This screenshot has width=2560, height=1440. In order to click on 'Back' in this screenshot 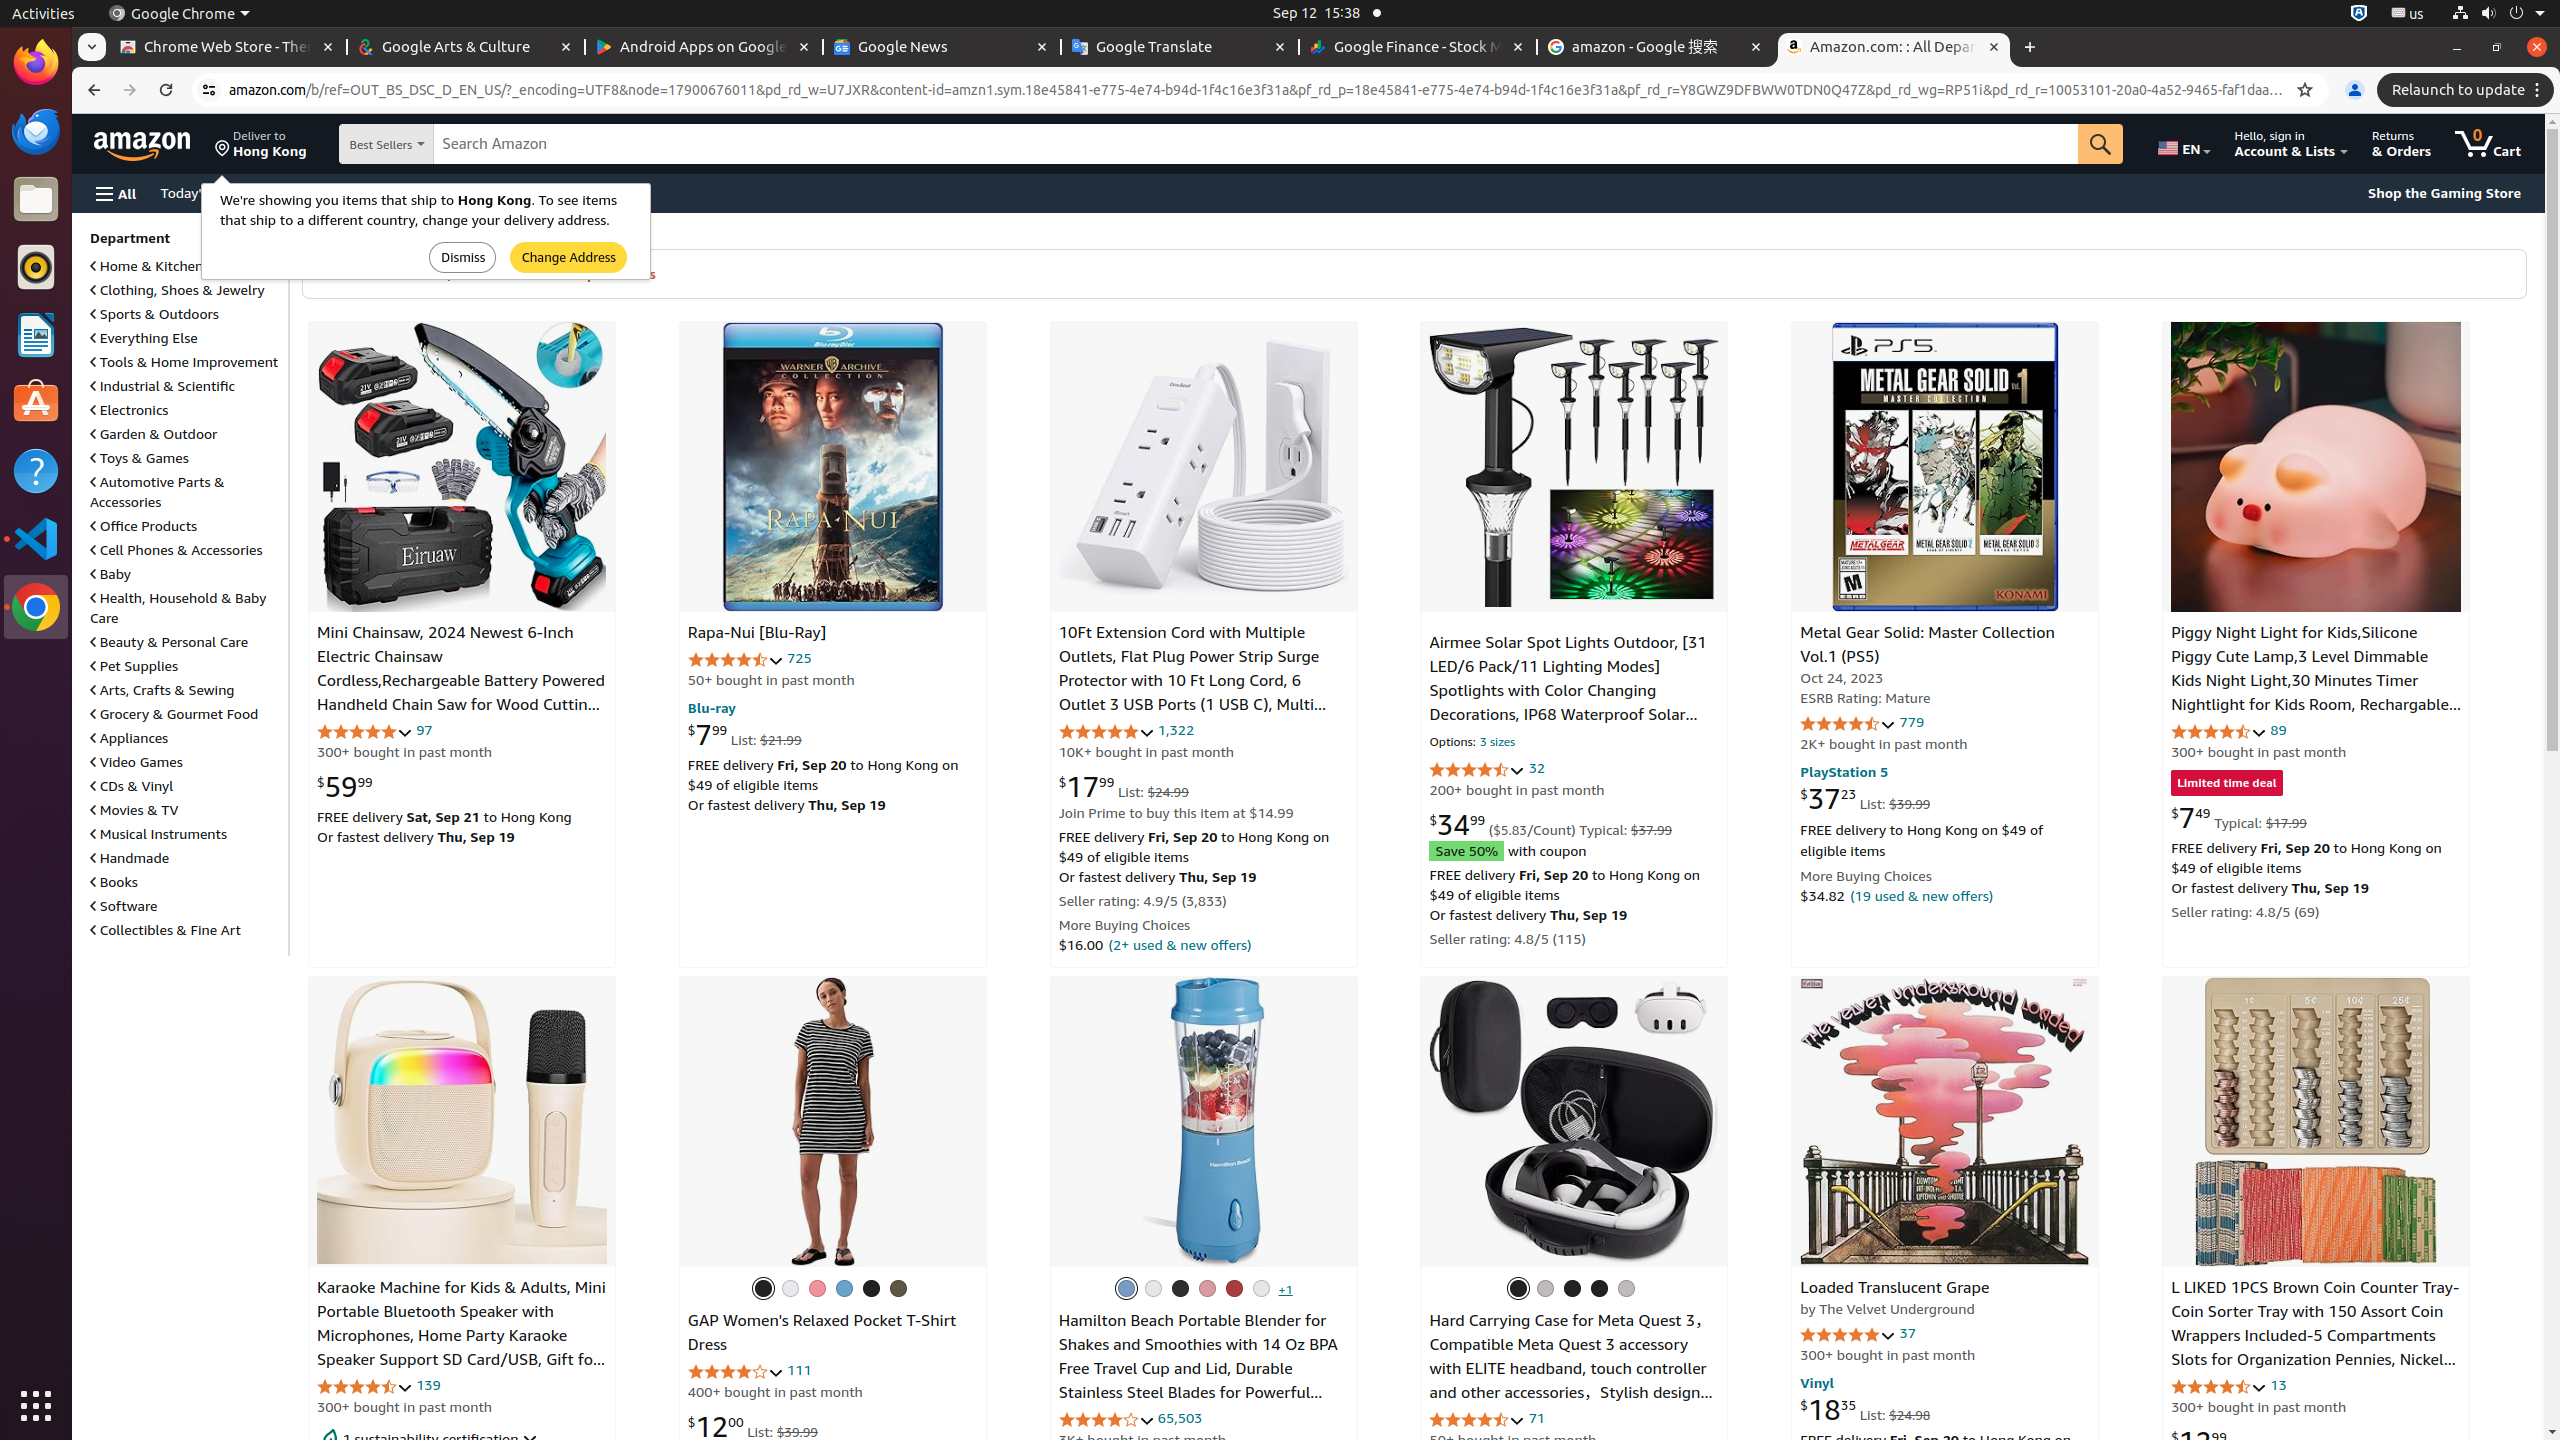, I will do `click(90, 89)`.